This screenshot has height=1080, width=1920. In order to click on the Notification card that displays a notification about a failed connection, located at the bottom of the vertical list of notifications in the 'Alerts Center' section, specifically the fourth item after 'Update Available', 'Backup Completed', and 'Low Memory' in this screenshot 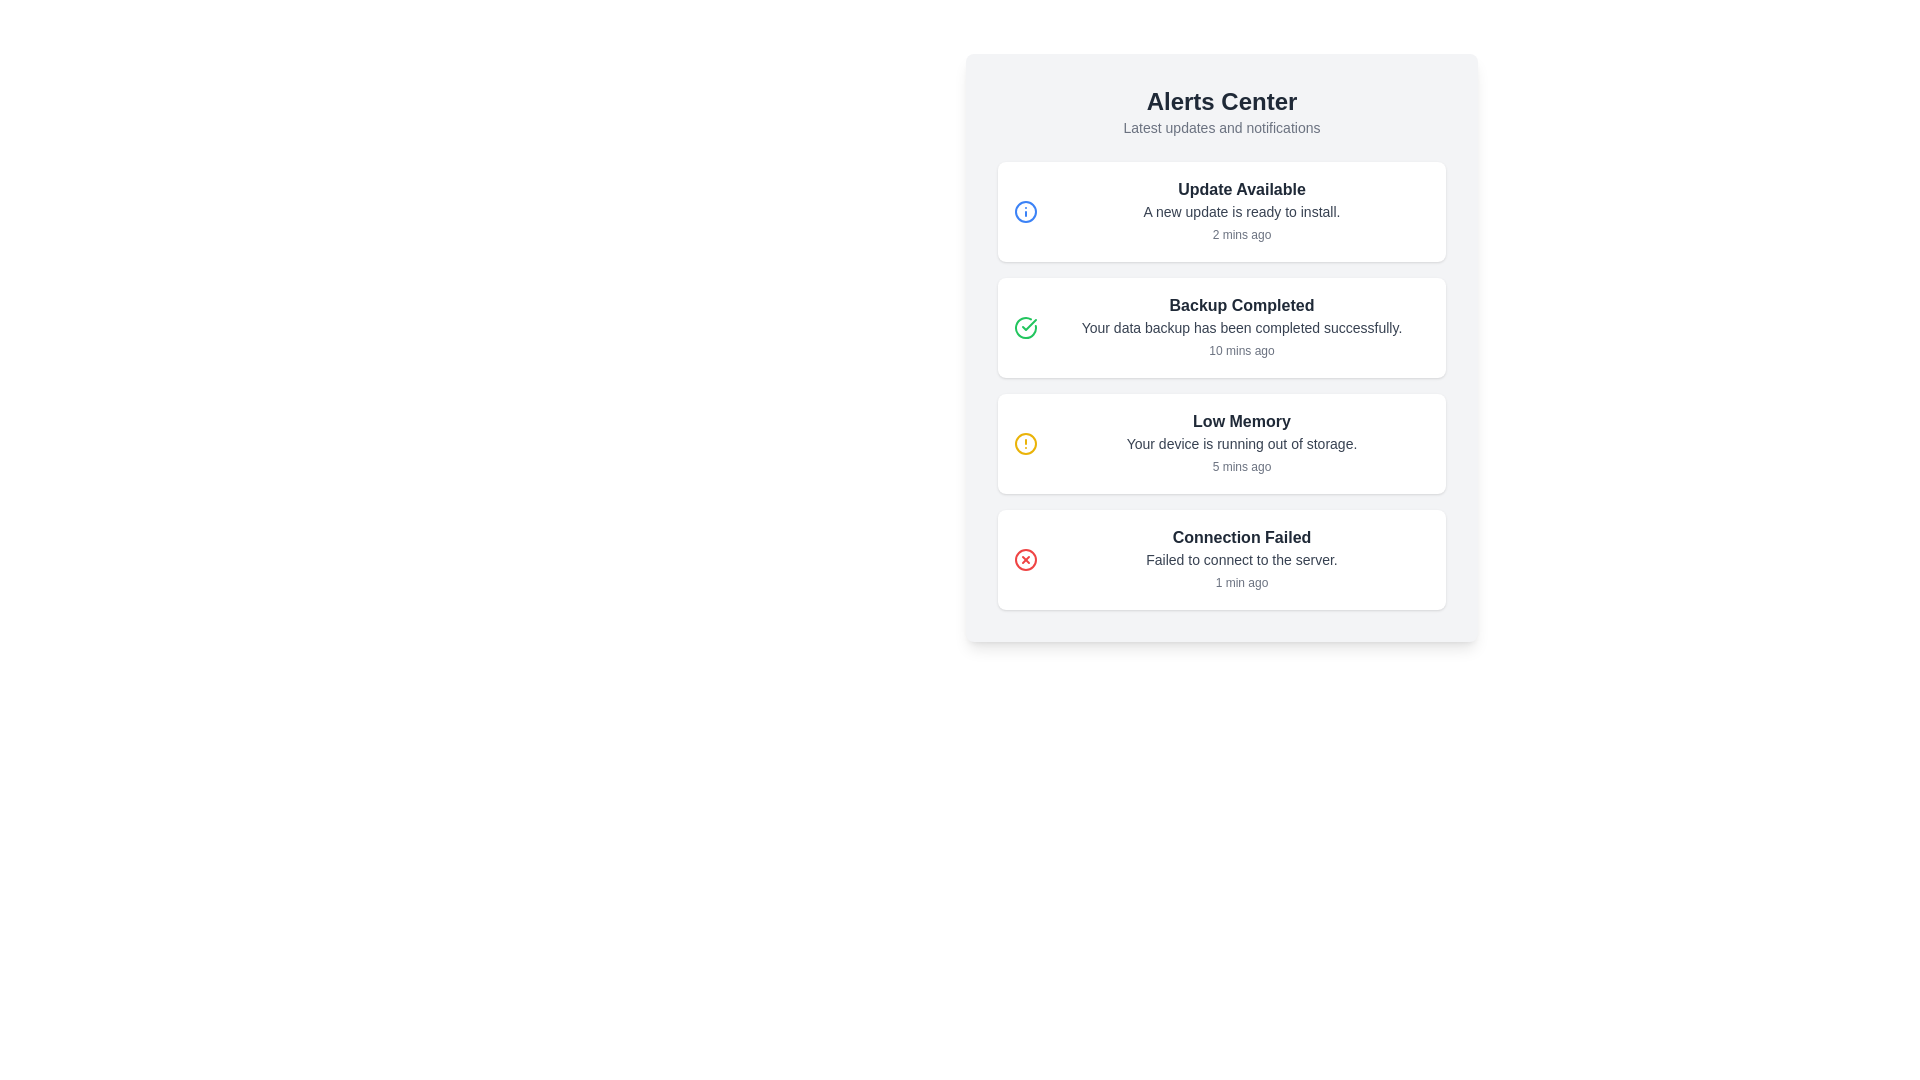, I will do `click(1221, 559)`.